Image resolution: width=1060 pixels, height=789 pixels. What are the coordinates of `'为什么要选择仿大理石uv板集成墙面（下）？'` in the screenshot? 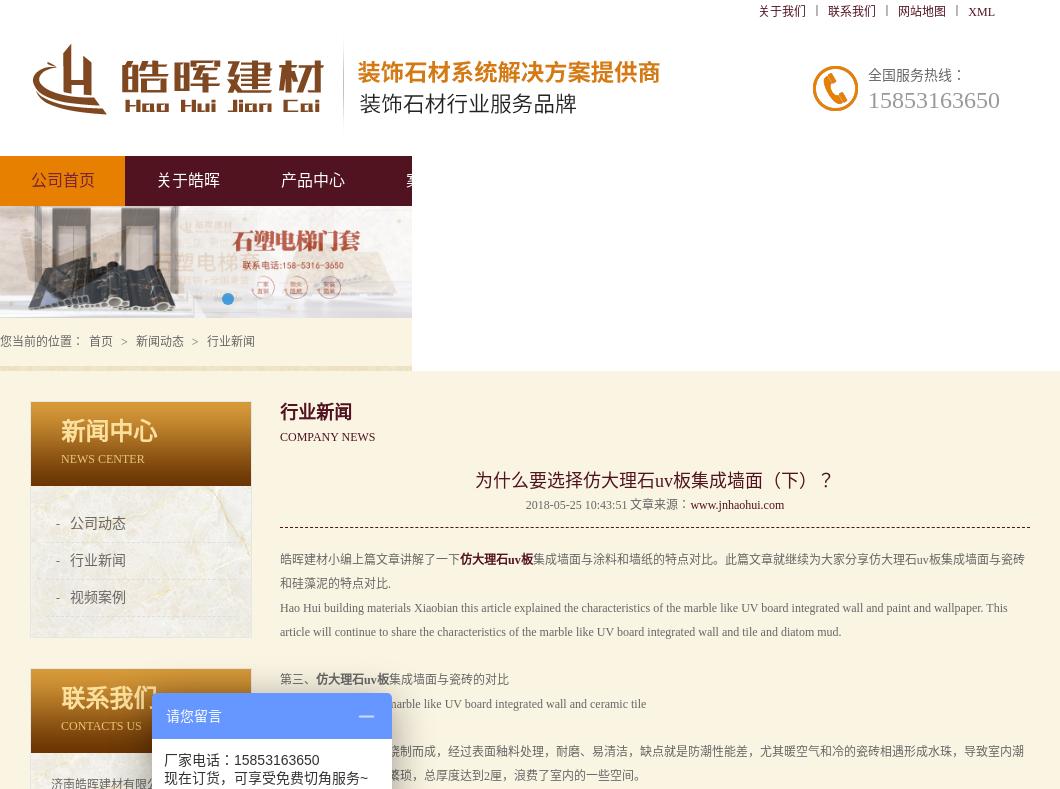 It's located at (654, 479).